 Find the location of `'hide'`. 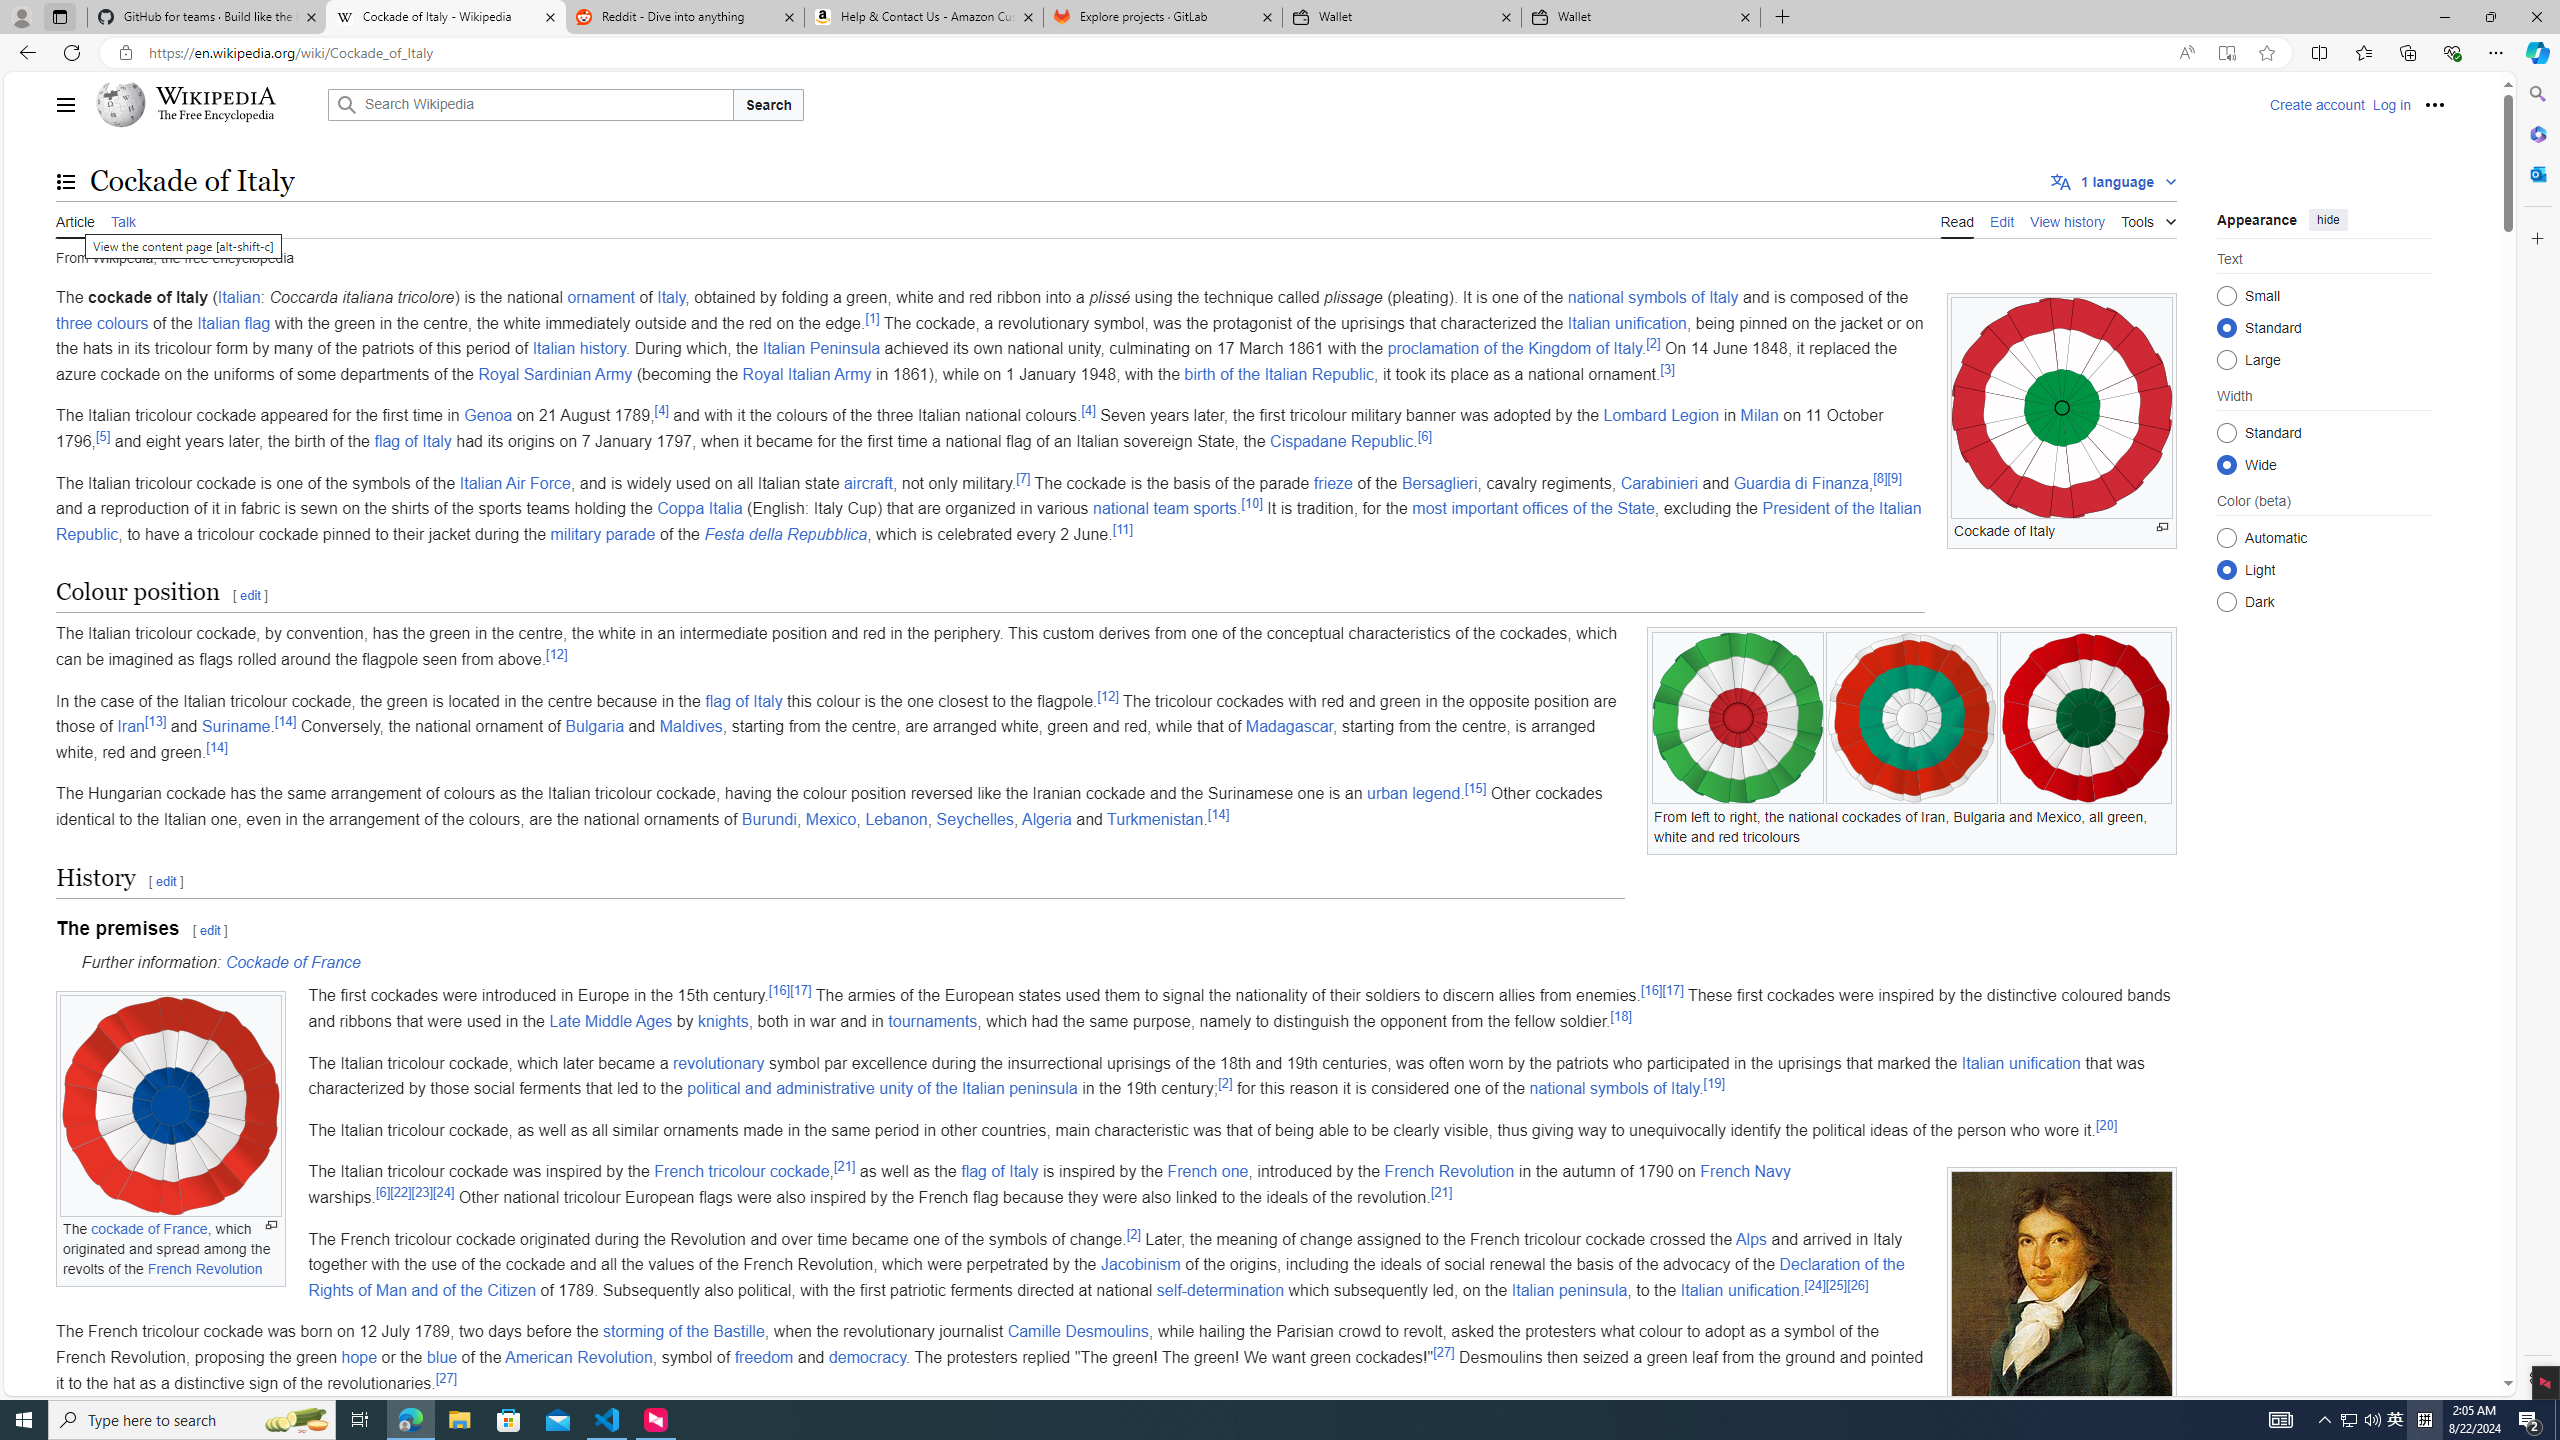

'hide' is located at coordinates (2327, 218).